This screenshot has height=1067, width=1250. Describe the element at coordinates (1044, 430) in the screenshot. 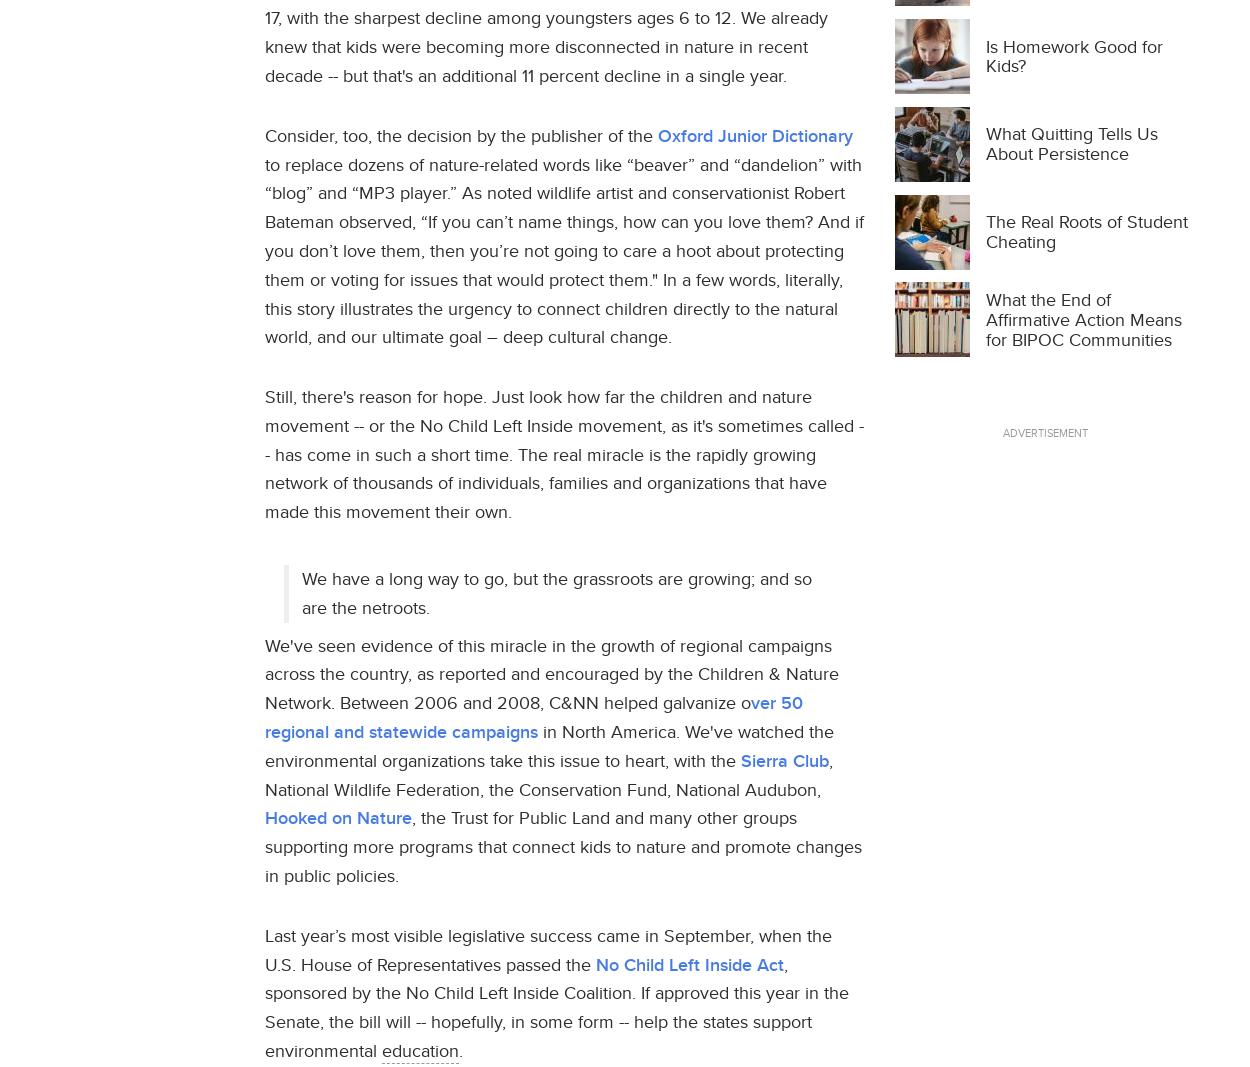

I see `'advertisement'` at that location.